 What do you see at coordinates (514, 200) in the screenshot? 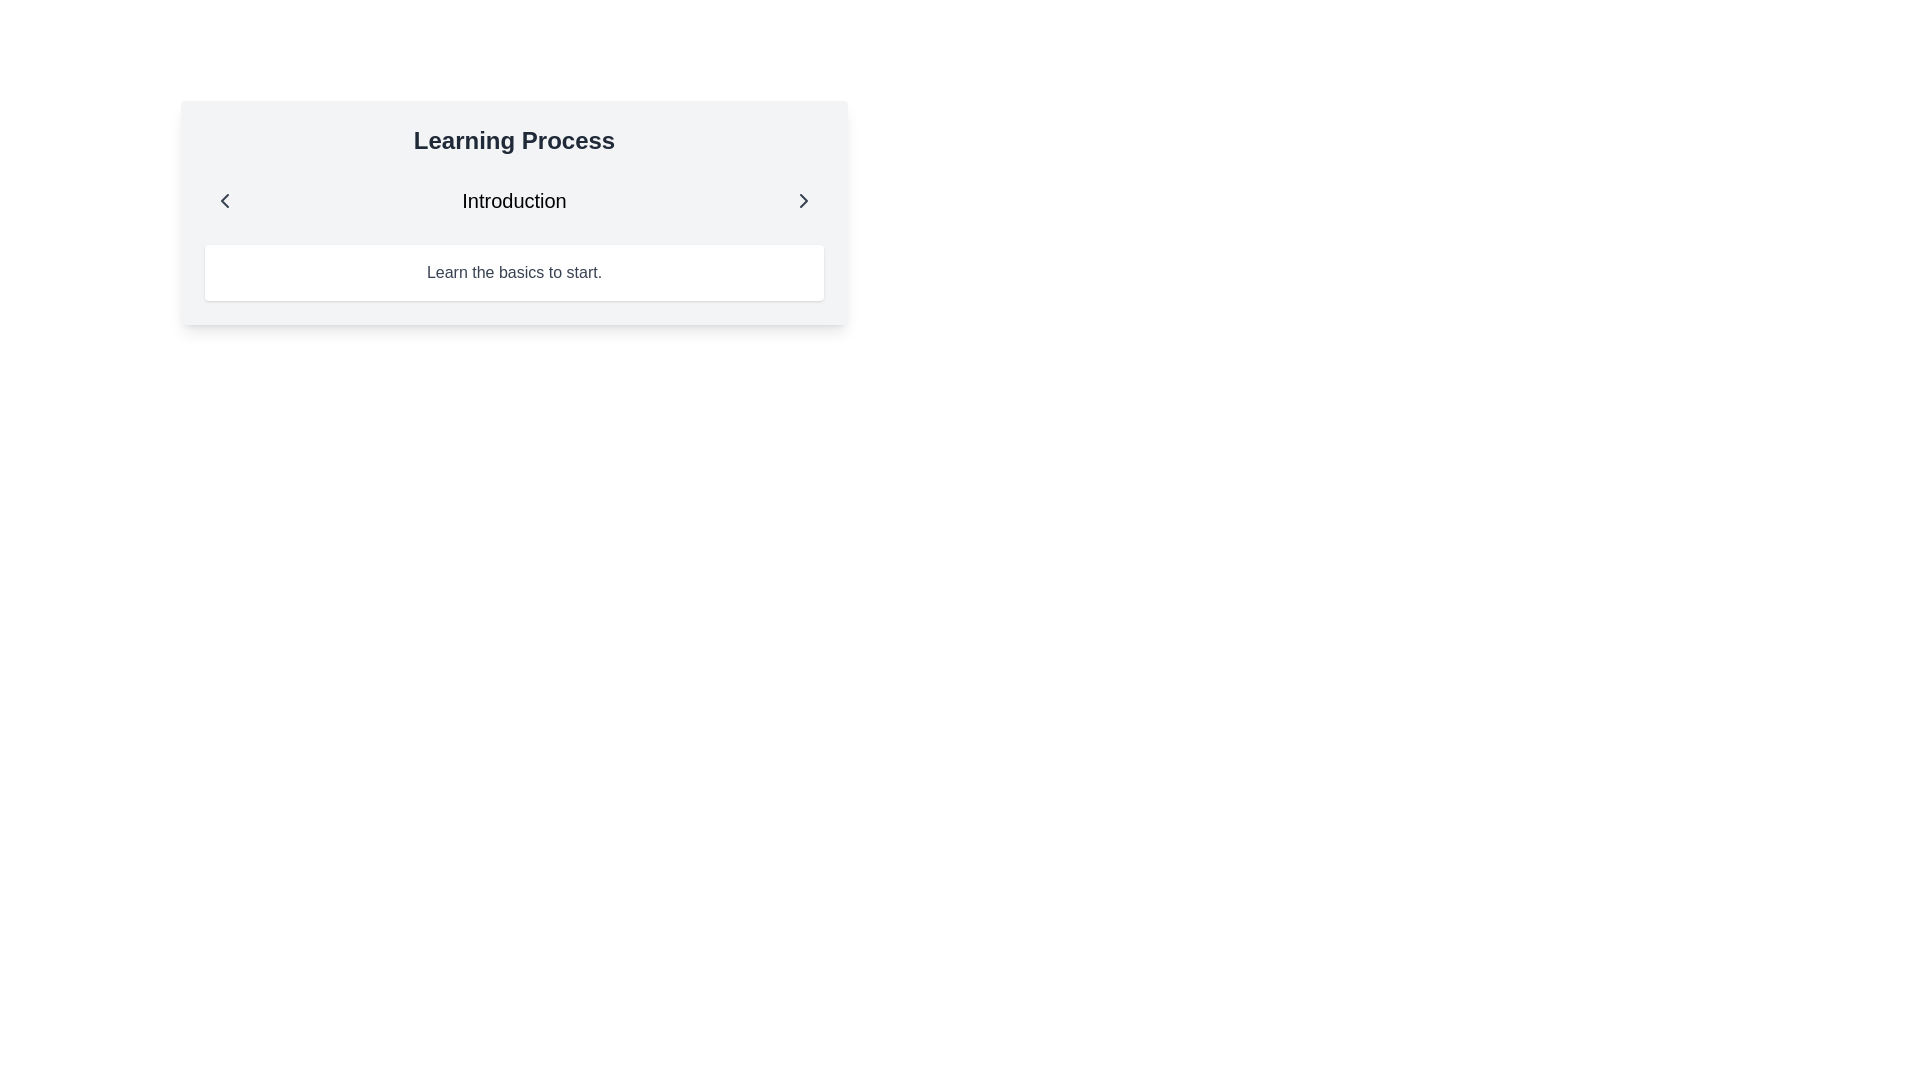
I see `the 'Introduction' text element, which is a horizontally aligned bar featuring navigation arrows on either side, positioned beneath the 'Learning Process' heading` at bounding box center [514, 200].